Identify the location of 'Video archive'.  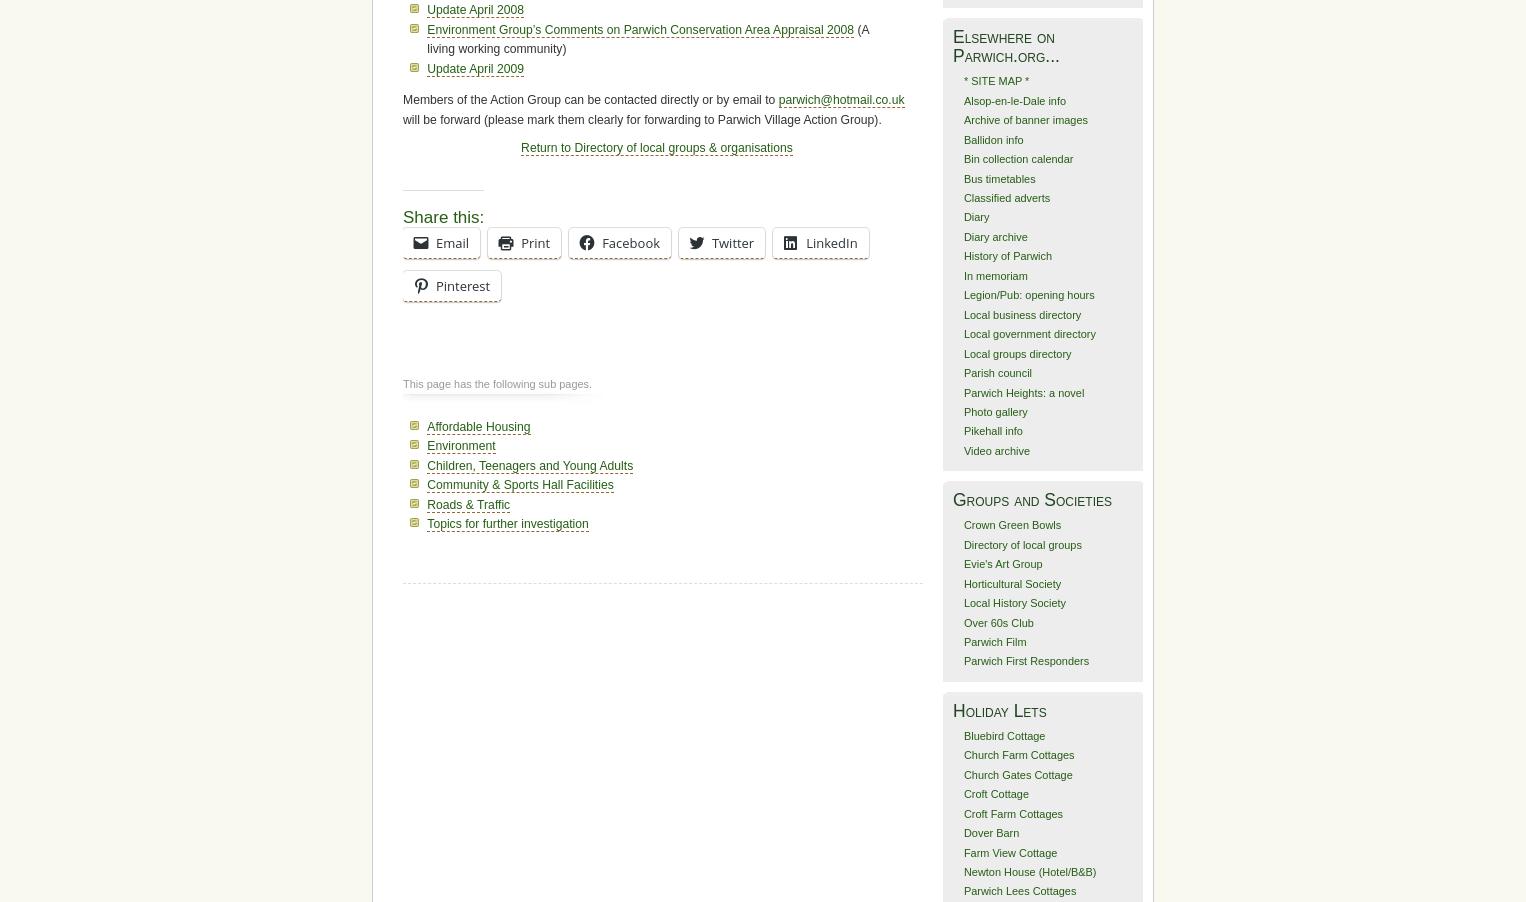
(995, 450).